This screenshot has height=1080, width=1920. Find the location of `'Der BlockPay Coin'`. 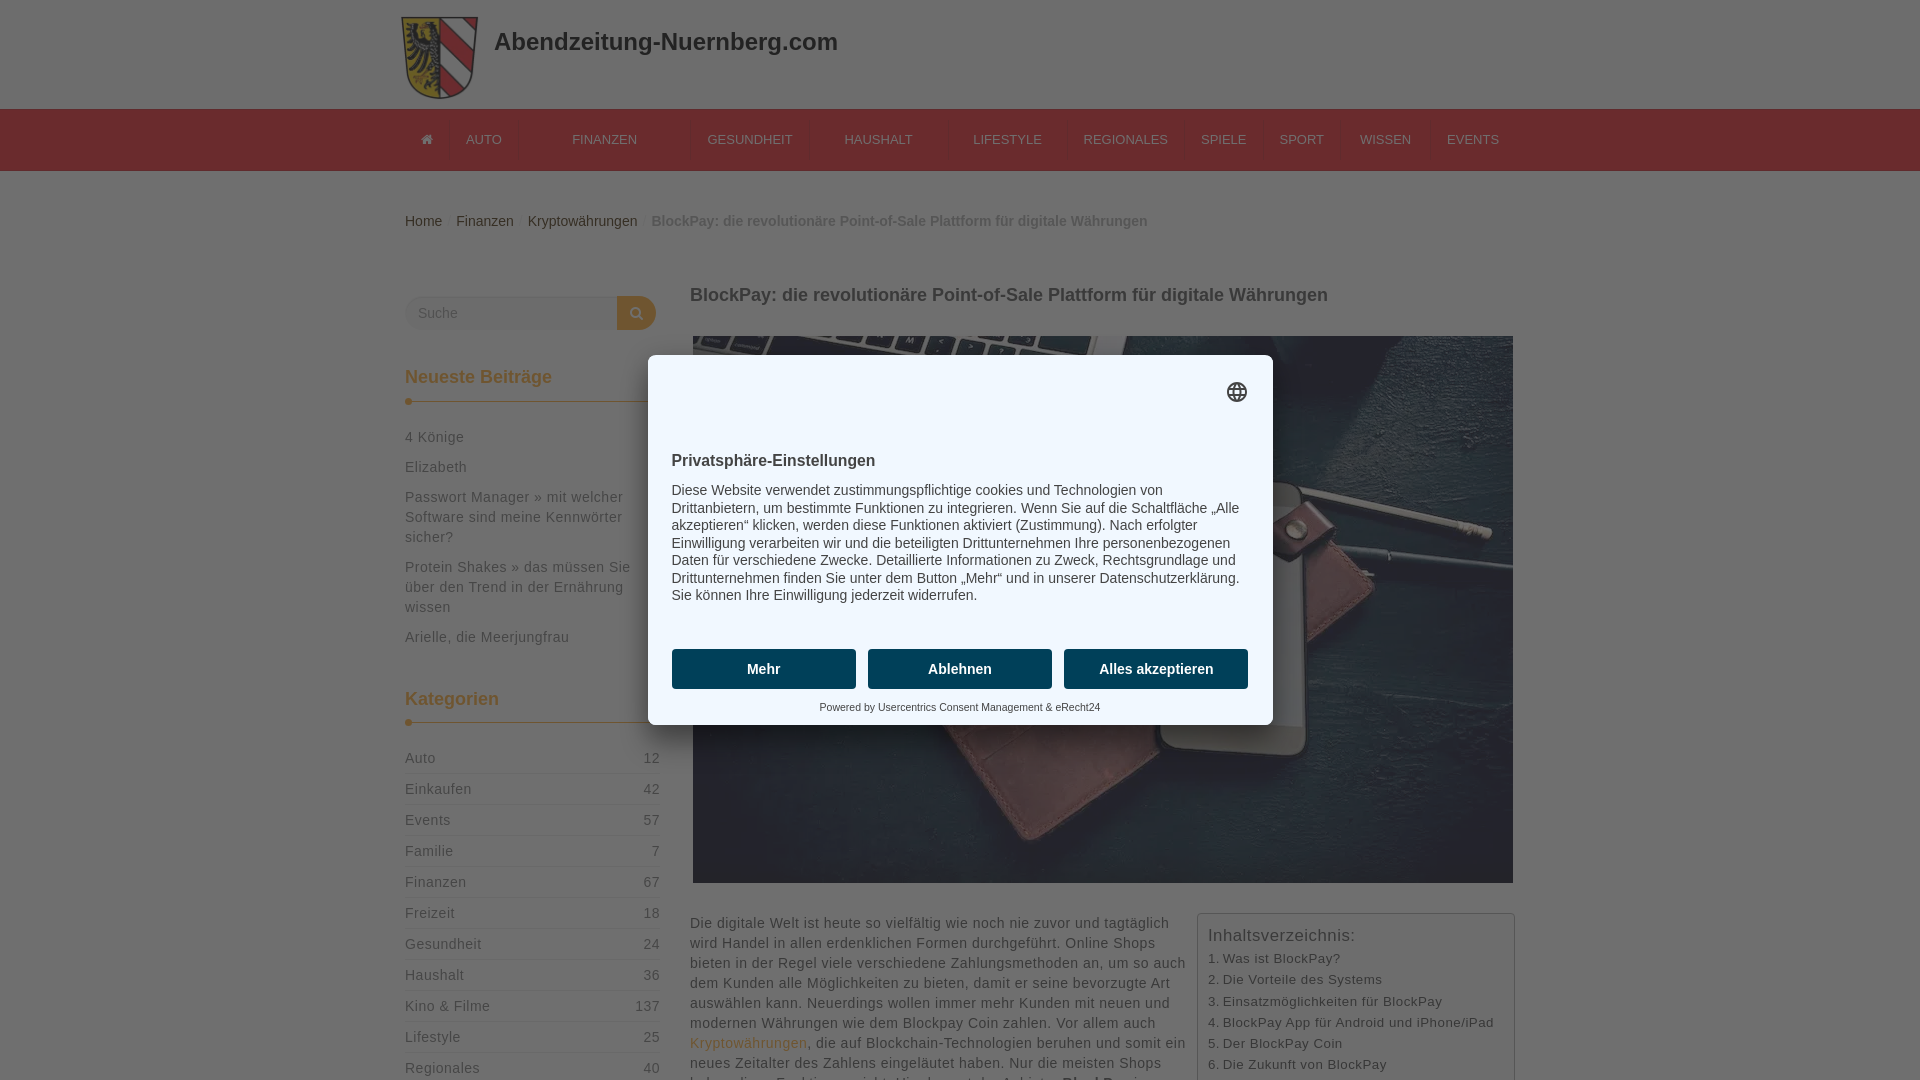

'Der BlockPay Coin' is located at coordinates (1266, 1042).